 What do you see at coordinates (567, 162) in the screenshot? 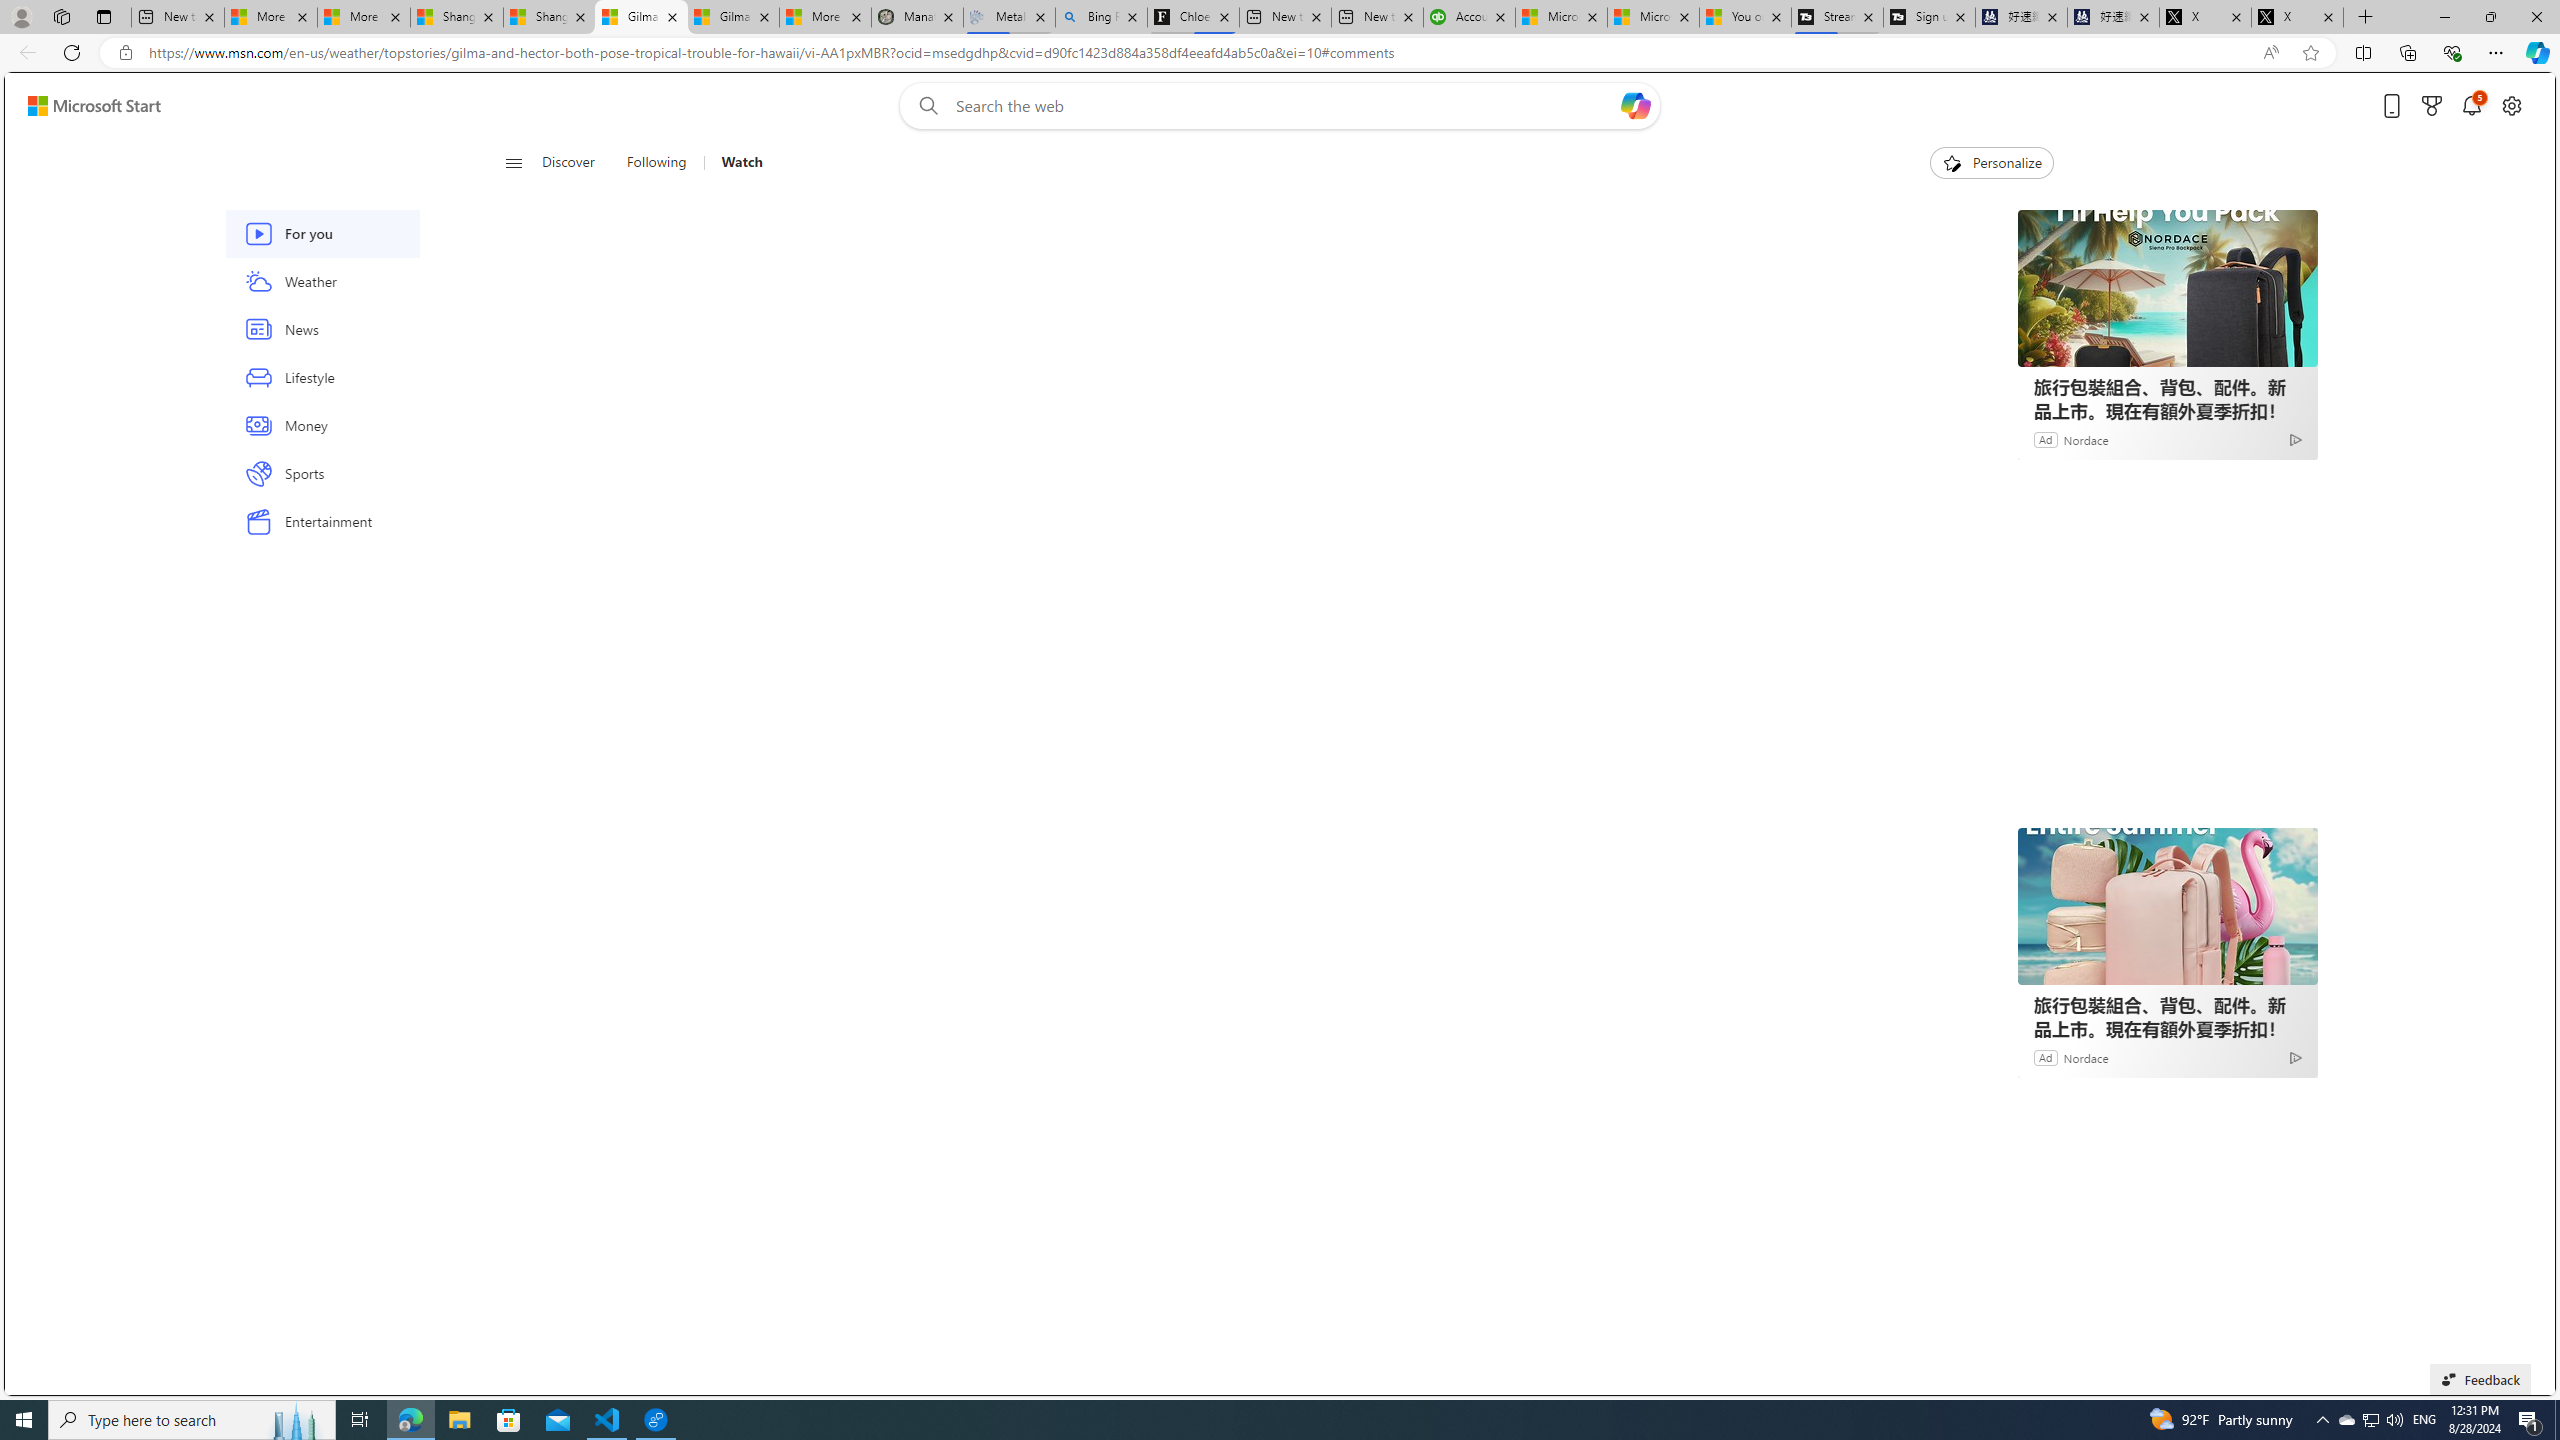
I see `'Discover'` at bounding box center [567, 162].